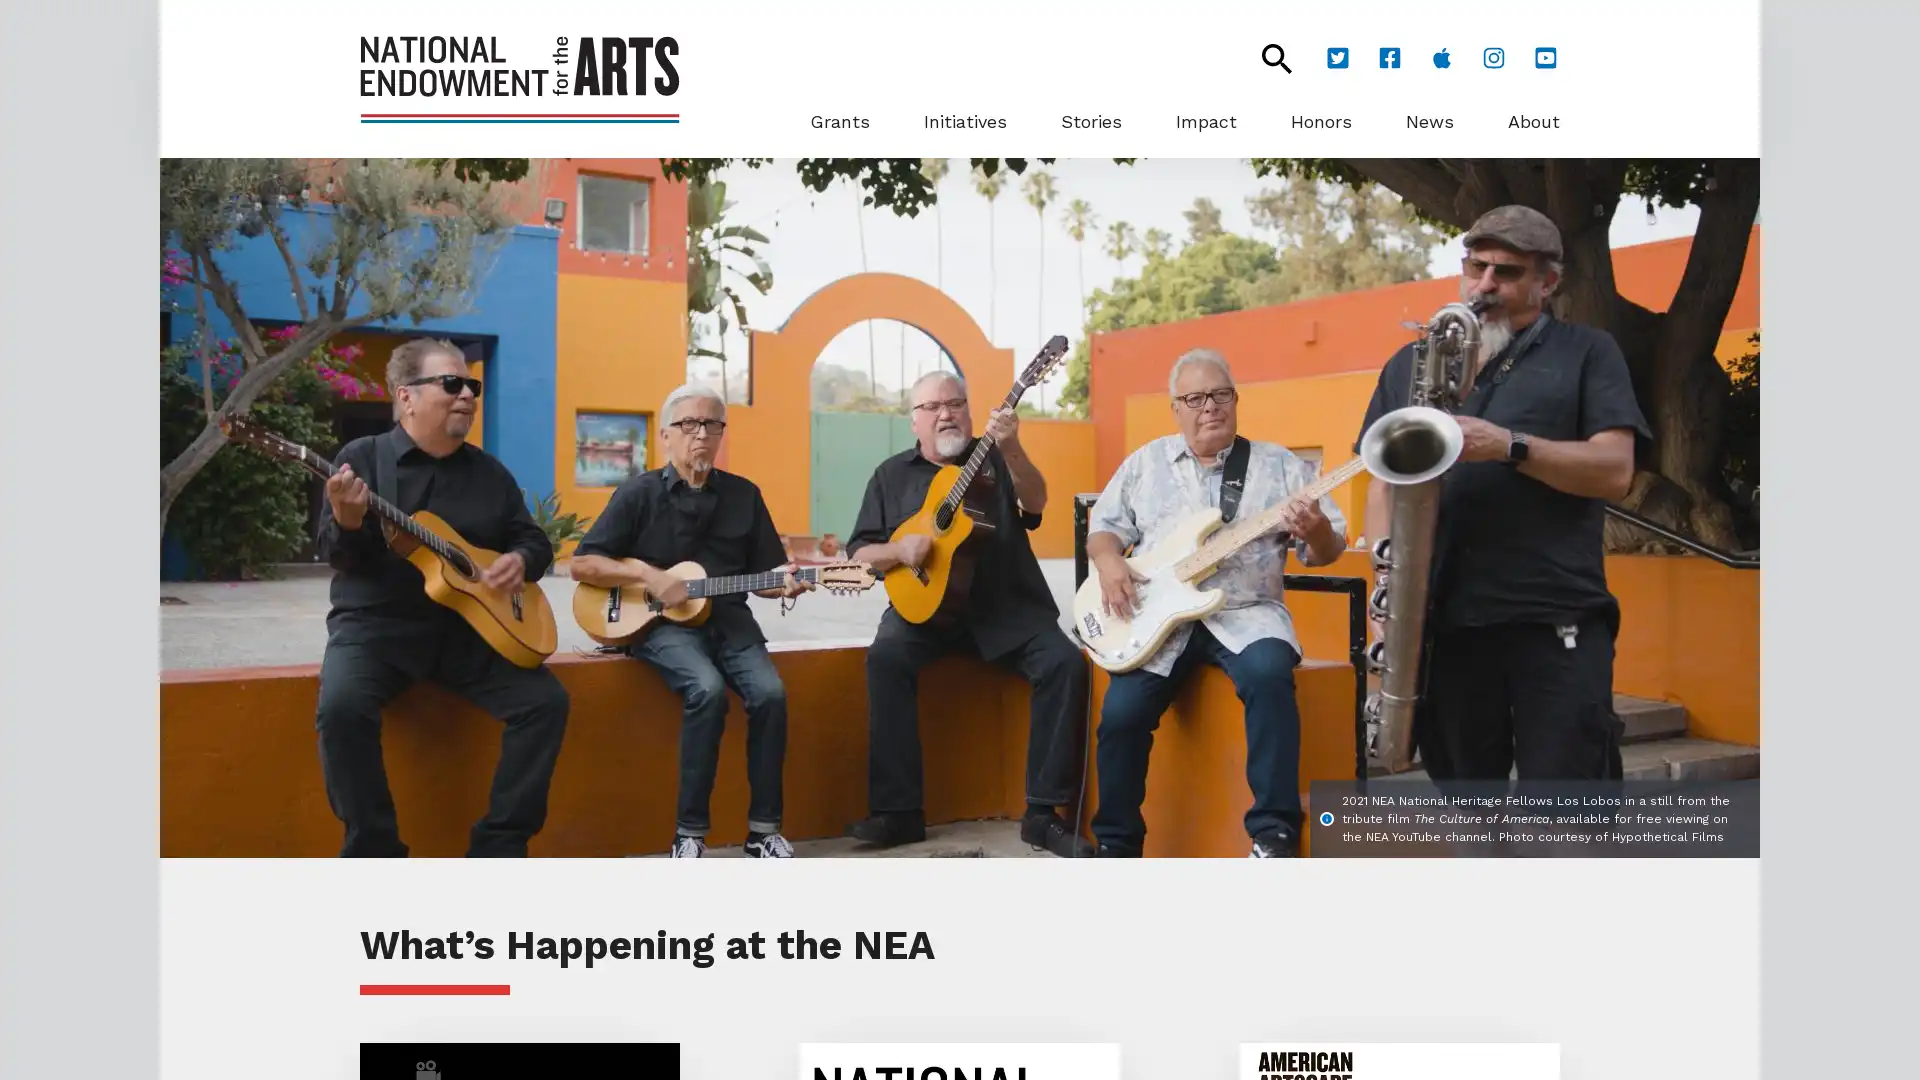 The height and width of the screenshot is (1080, 1920). I want to click on Close Search, so click(1265, 57).